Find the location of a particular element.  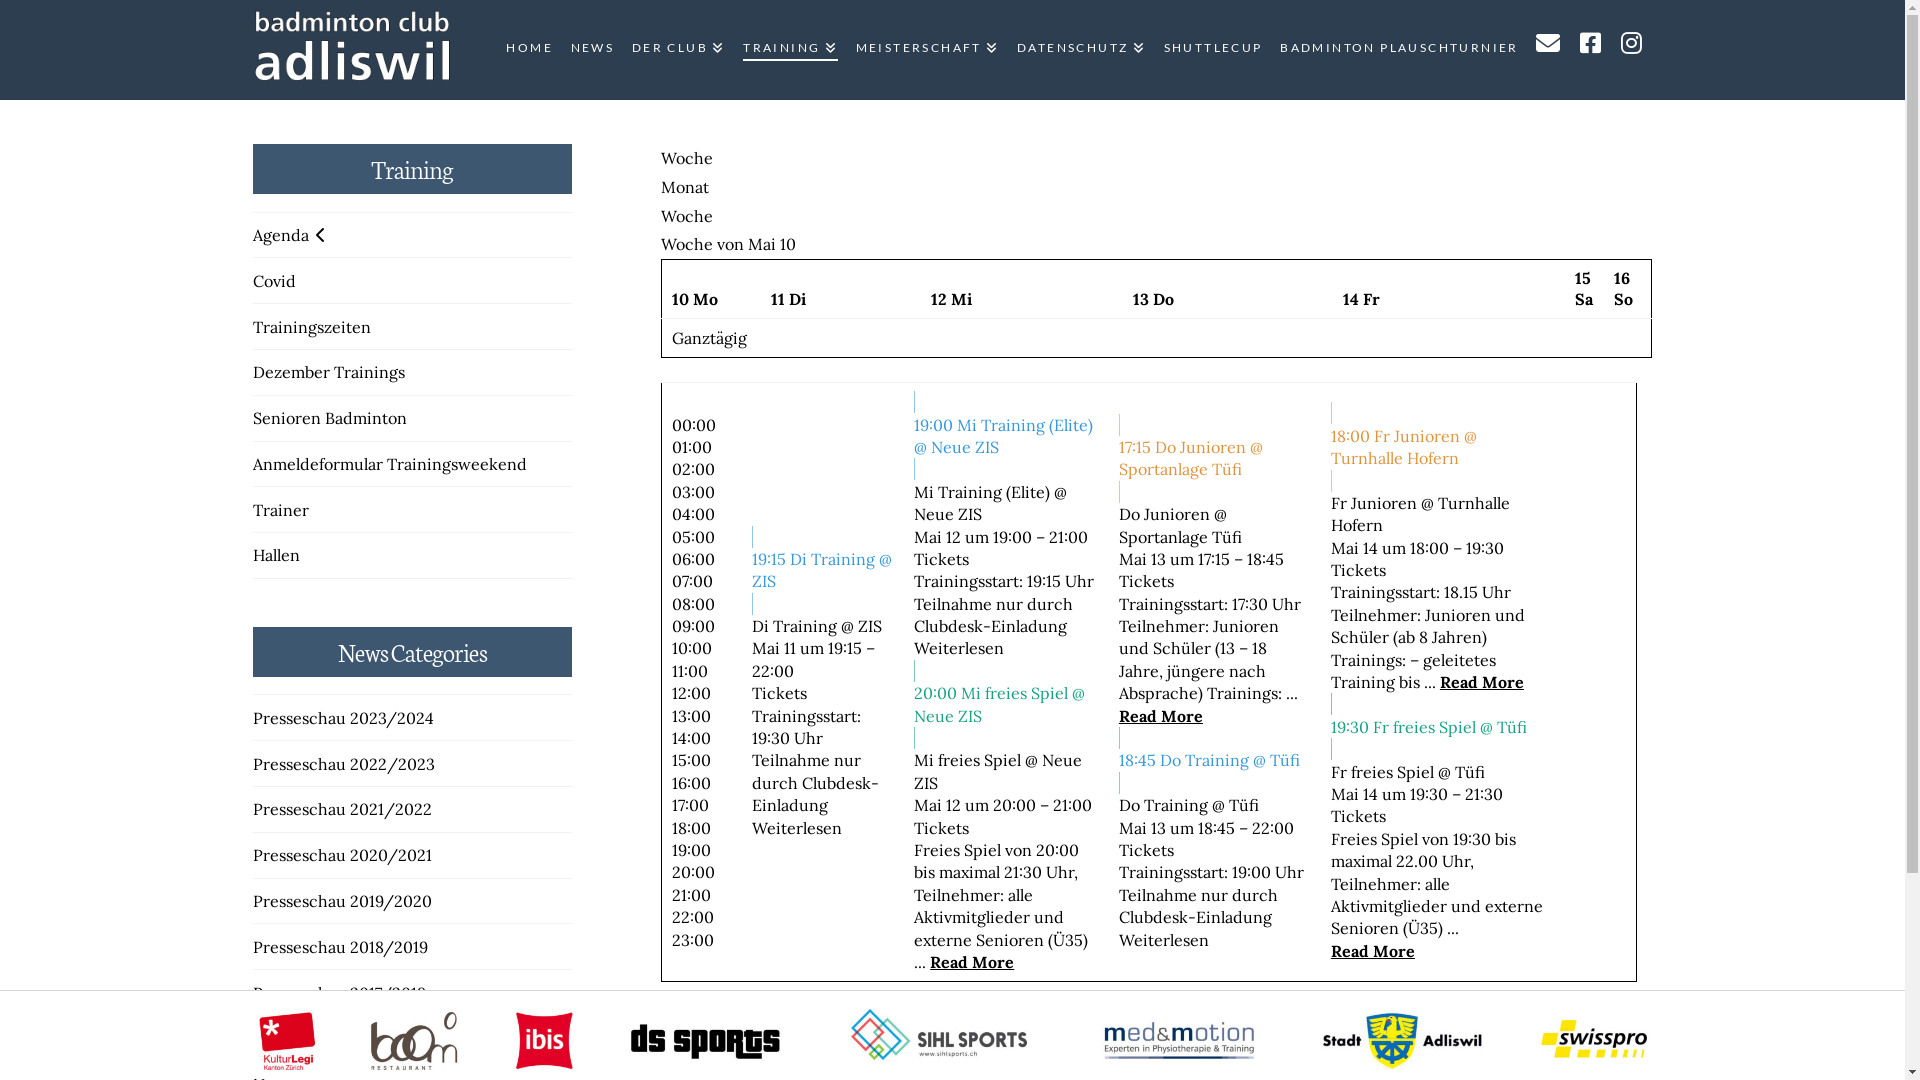

'TRAINING' is located at coordinates (787, 49).